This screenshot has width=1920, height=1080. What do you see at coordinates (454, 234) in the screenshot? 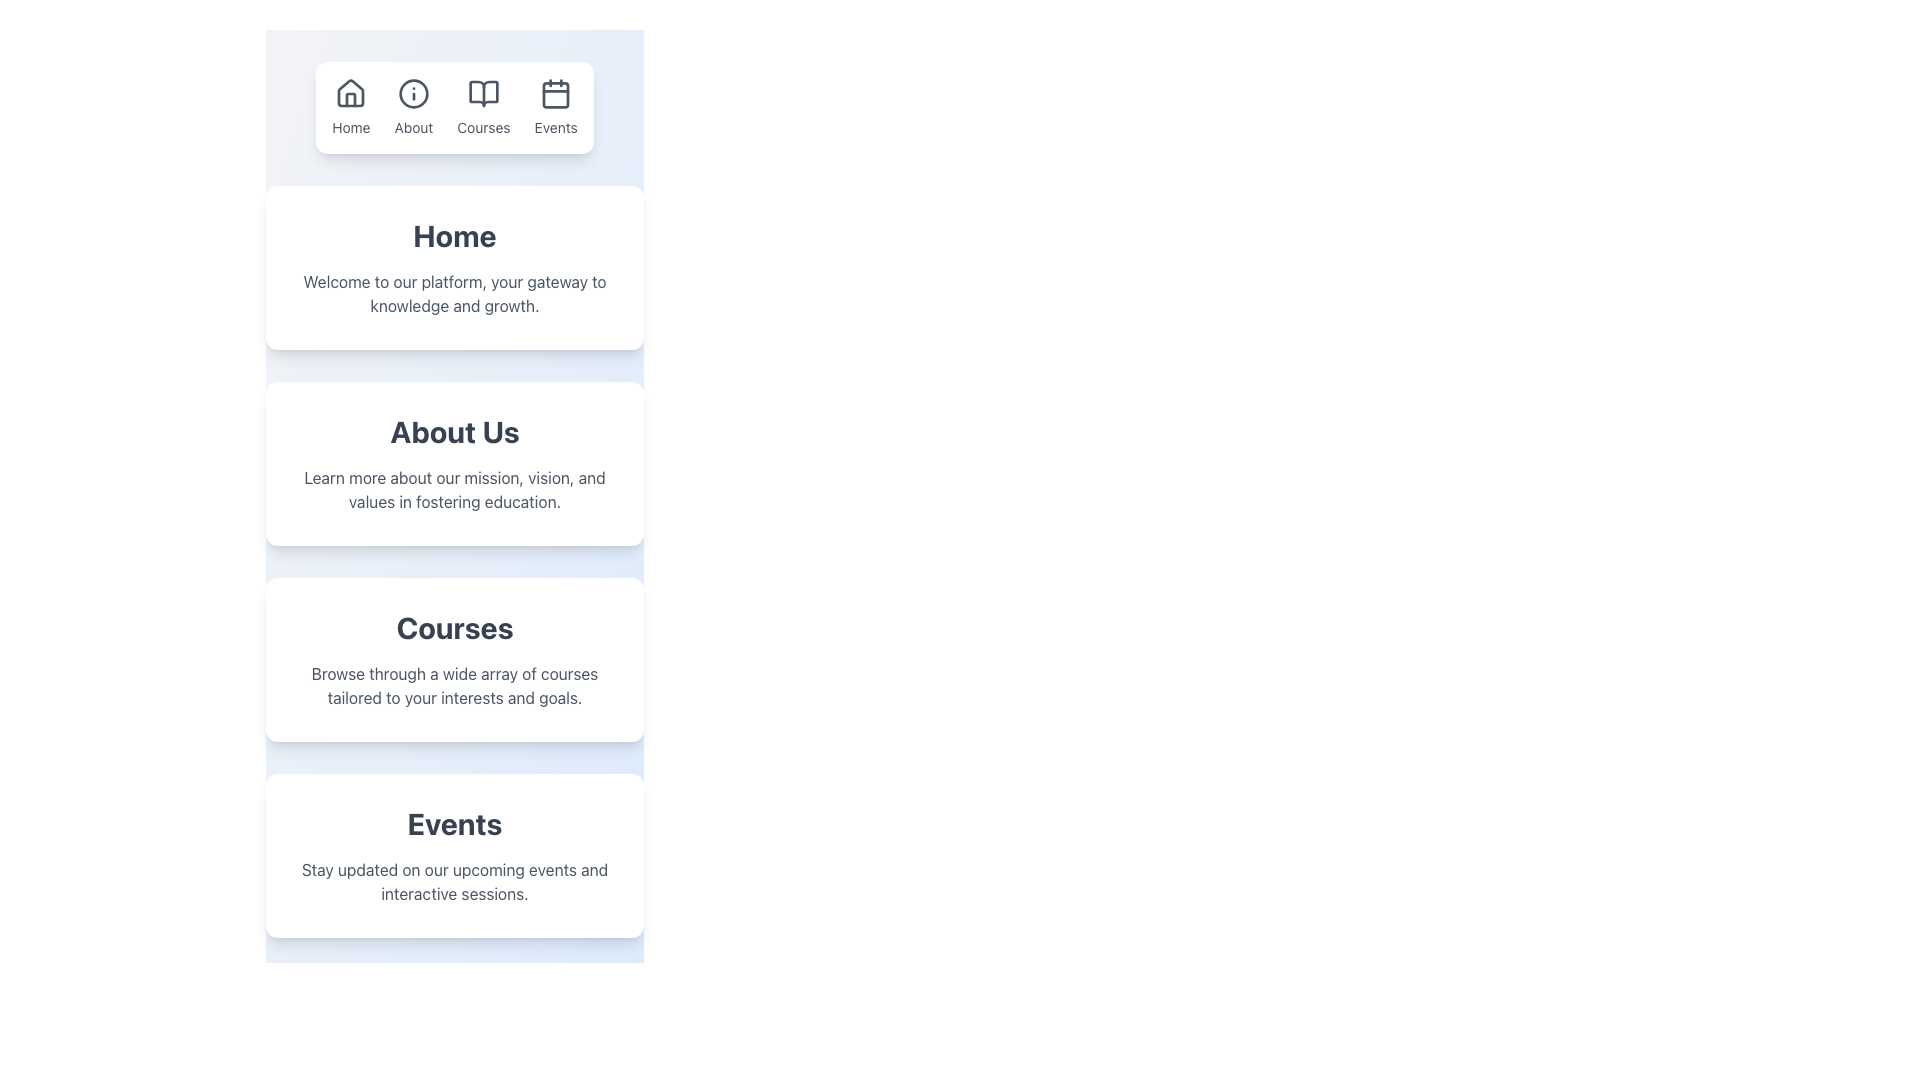
I see `the 'Home' header text, which is prominently displayed in large, bold, dark gray font at the top of a white card with rounded corners` at bounding box center [454, 234].